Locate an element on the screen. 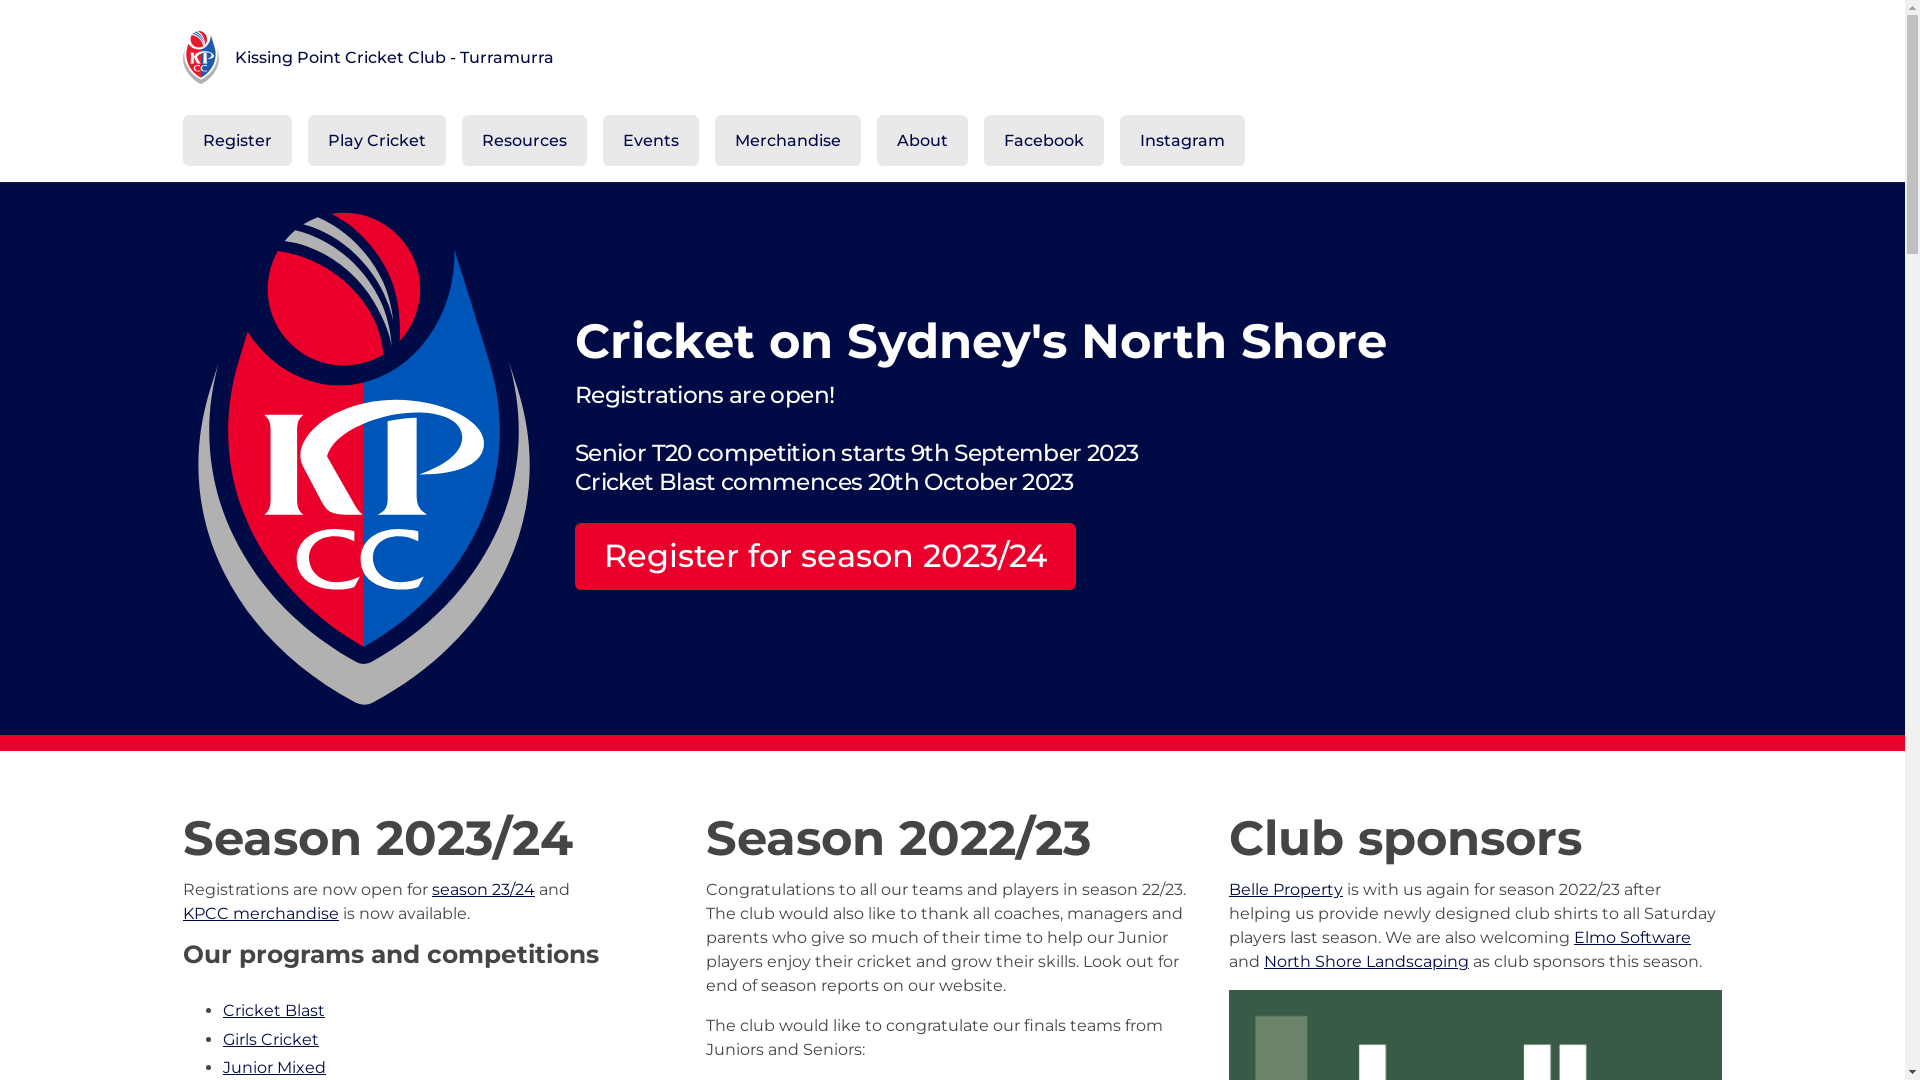 The height and width of the screenshot is (1080, 1920). 'Junior Mixed' is located at coordinates (272, 1066).